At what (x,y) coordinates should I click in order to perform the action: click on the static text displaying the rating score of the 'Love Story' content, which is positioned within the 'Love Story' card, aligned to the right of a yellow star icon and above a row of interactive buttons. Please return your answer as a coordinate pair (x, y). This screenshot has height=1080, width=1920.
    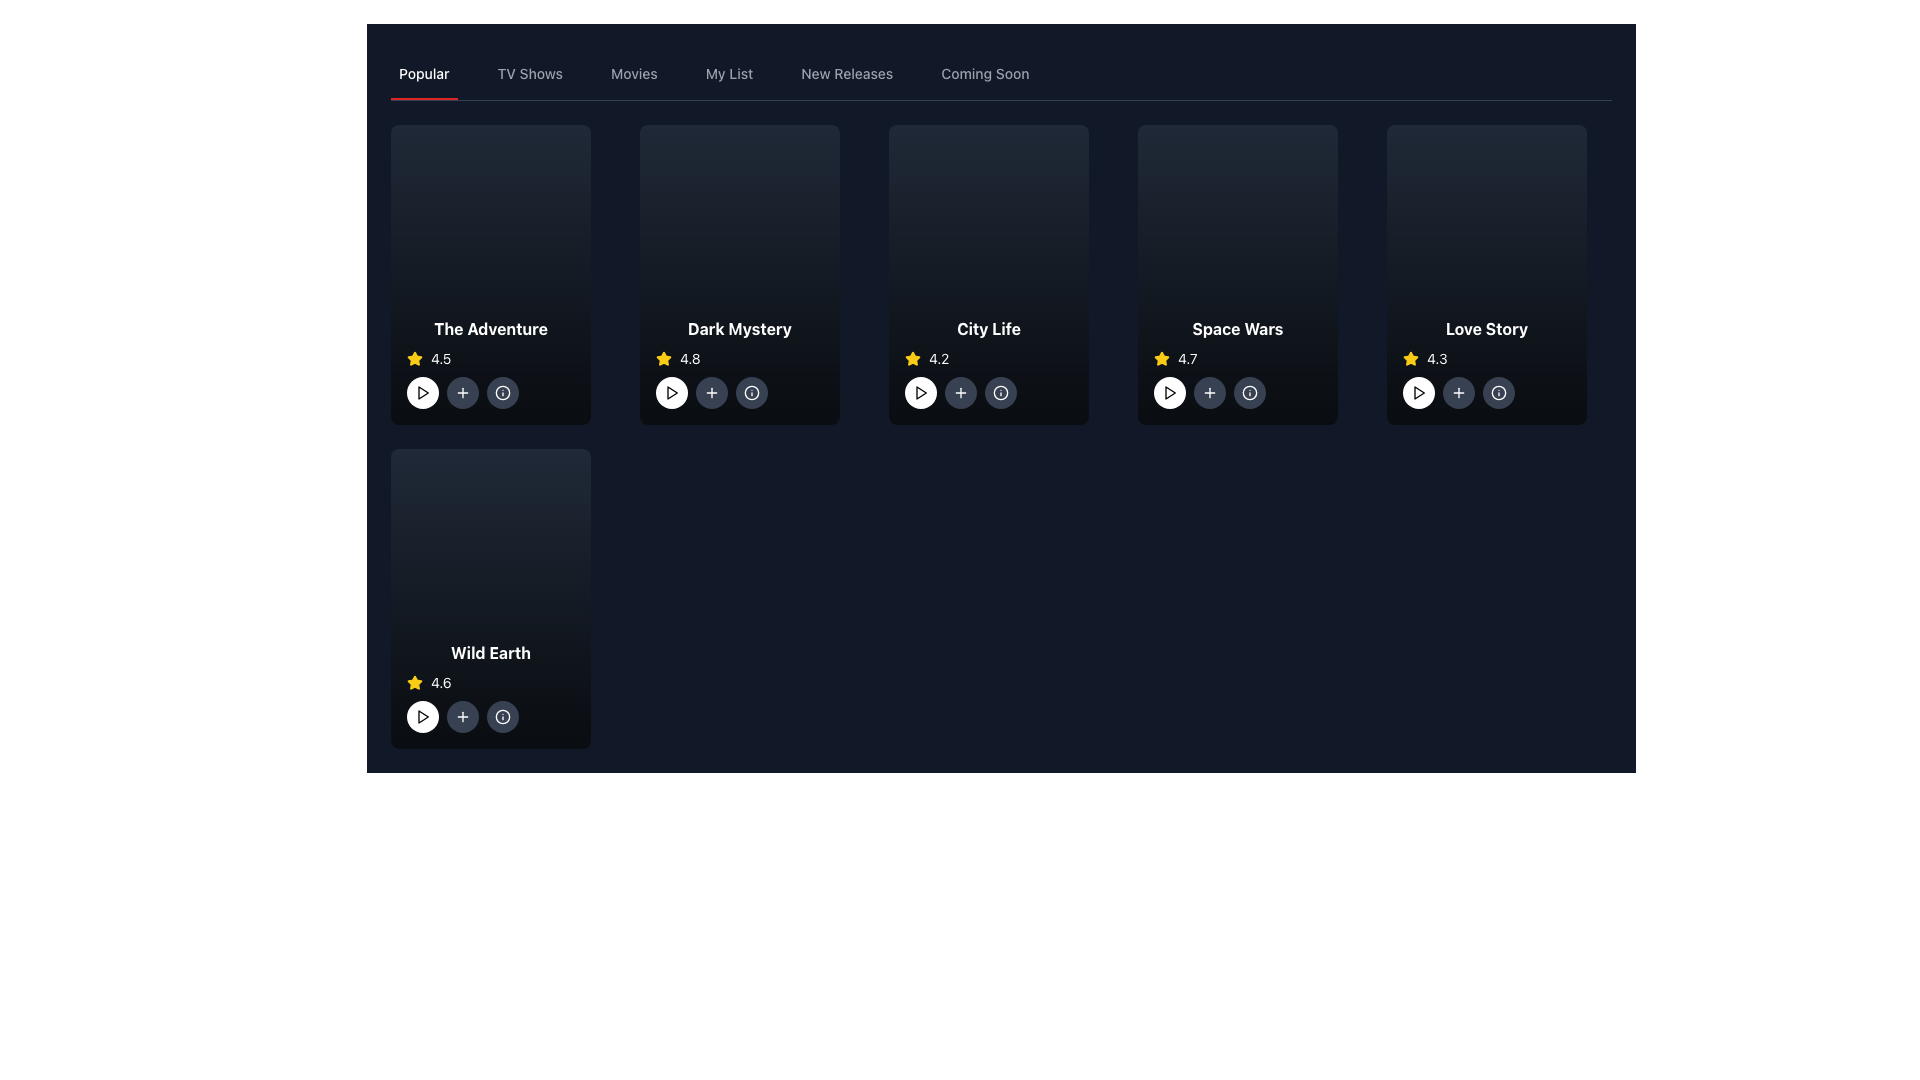
    Looking at the image, I should click on (1436, 357).